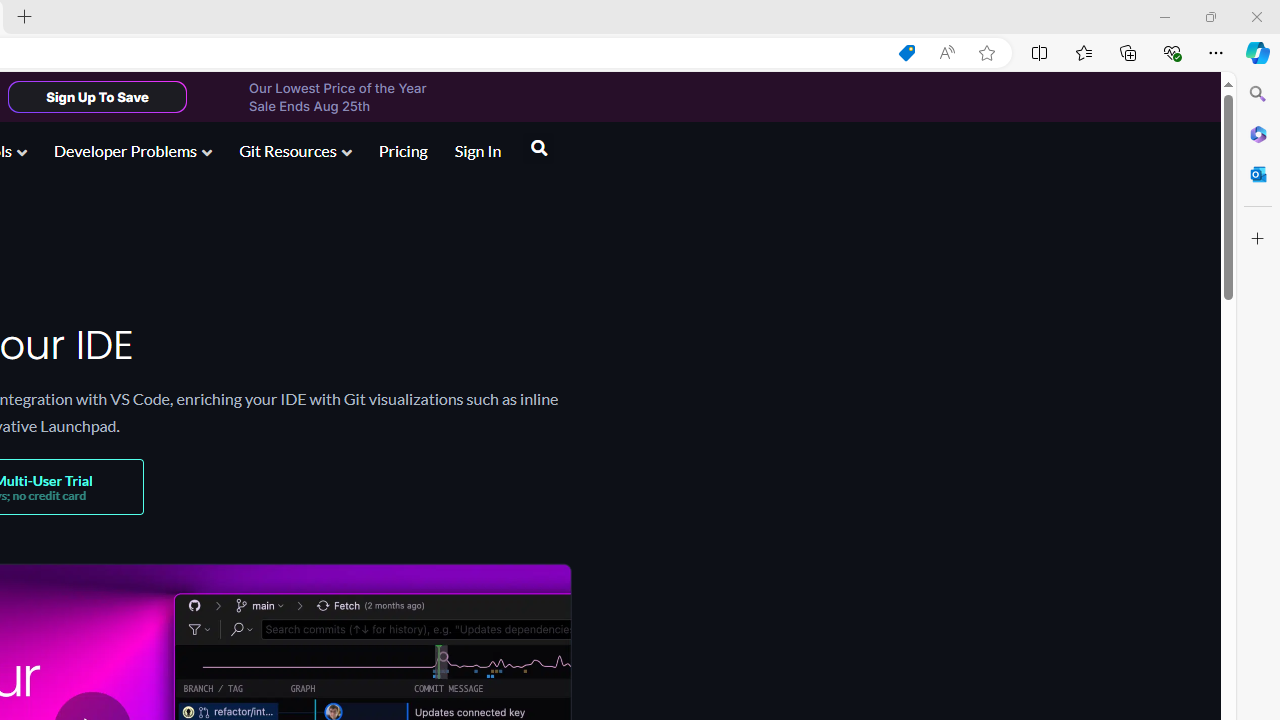  What do you see at coordinates (402, 152) in the screenshot?
I see `'Pricing'` at bounding box center [402, 152].